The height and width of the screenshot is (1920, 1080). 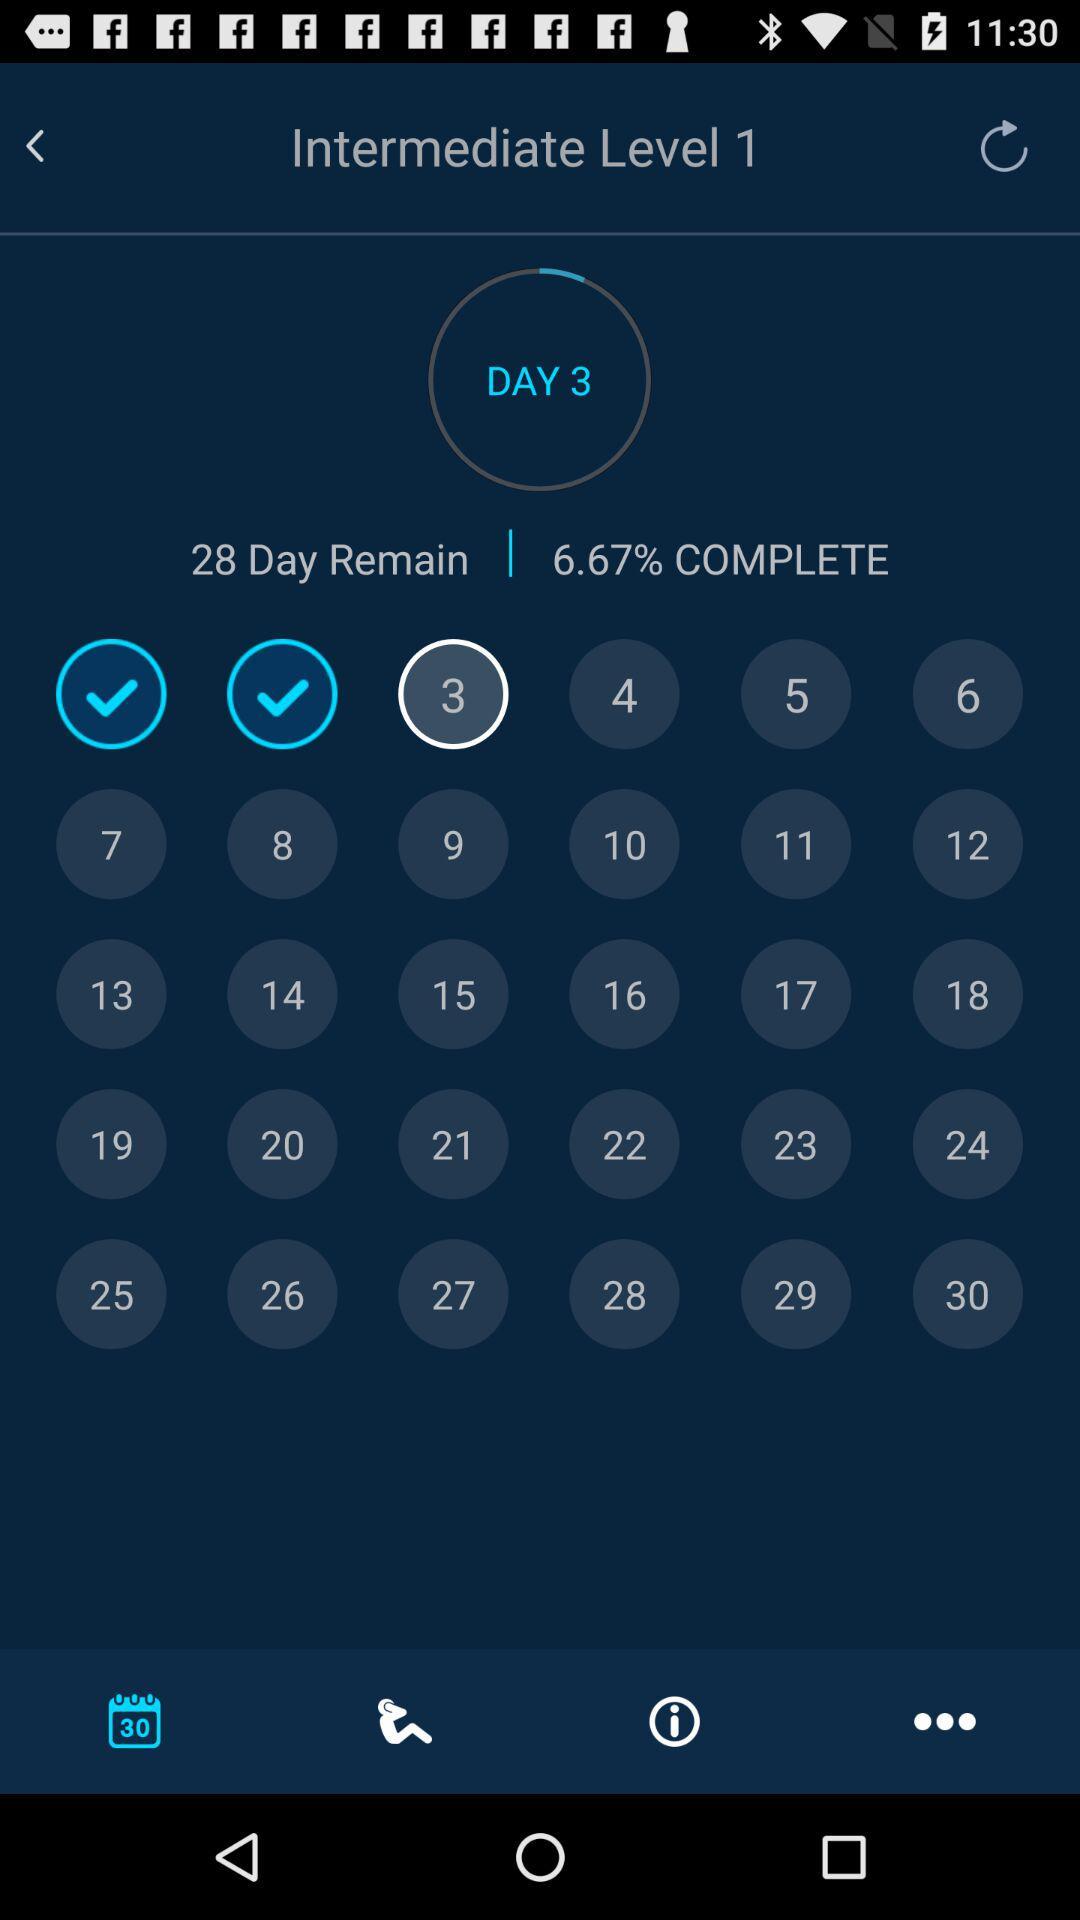 I want to click on the arrow_backward icon, so click(x=58, y=155).